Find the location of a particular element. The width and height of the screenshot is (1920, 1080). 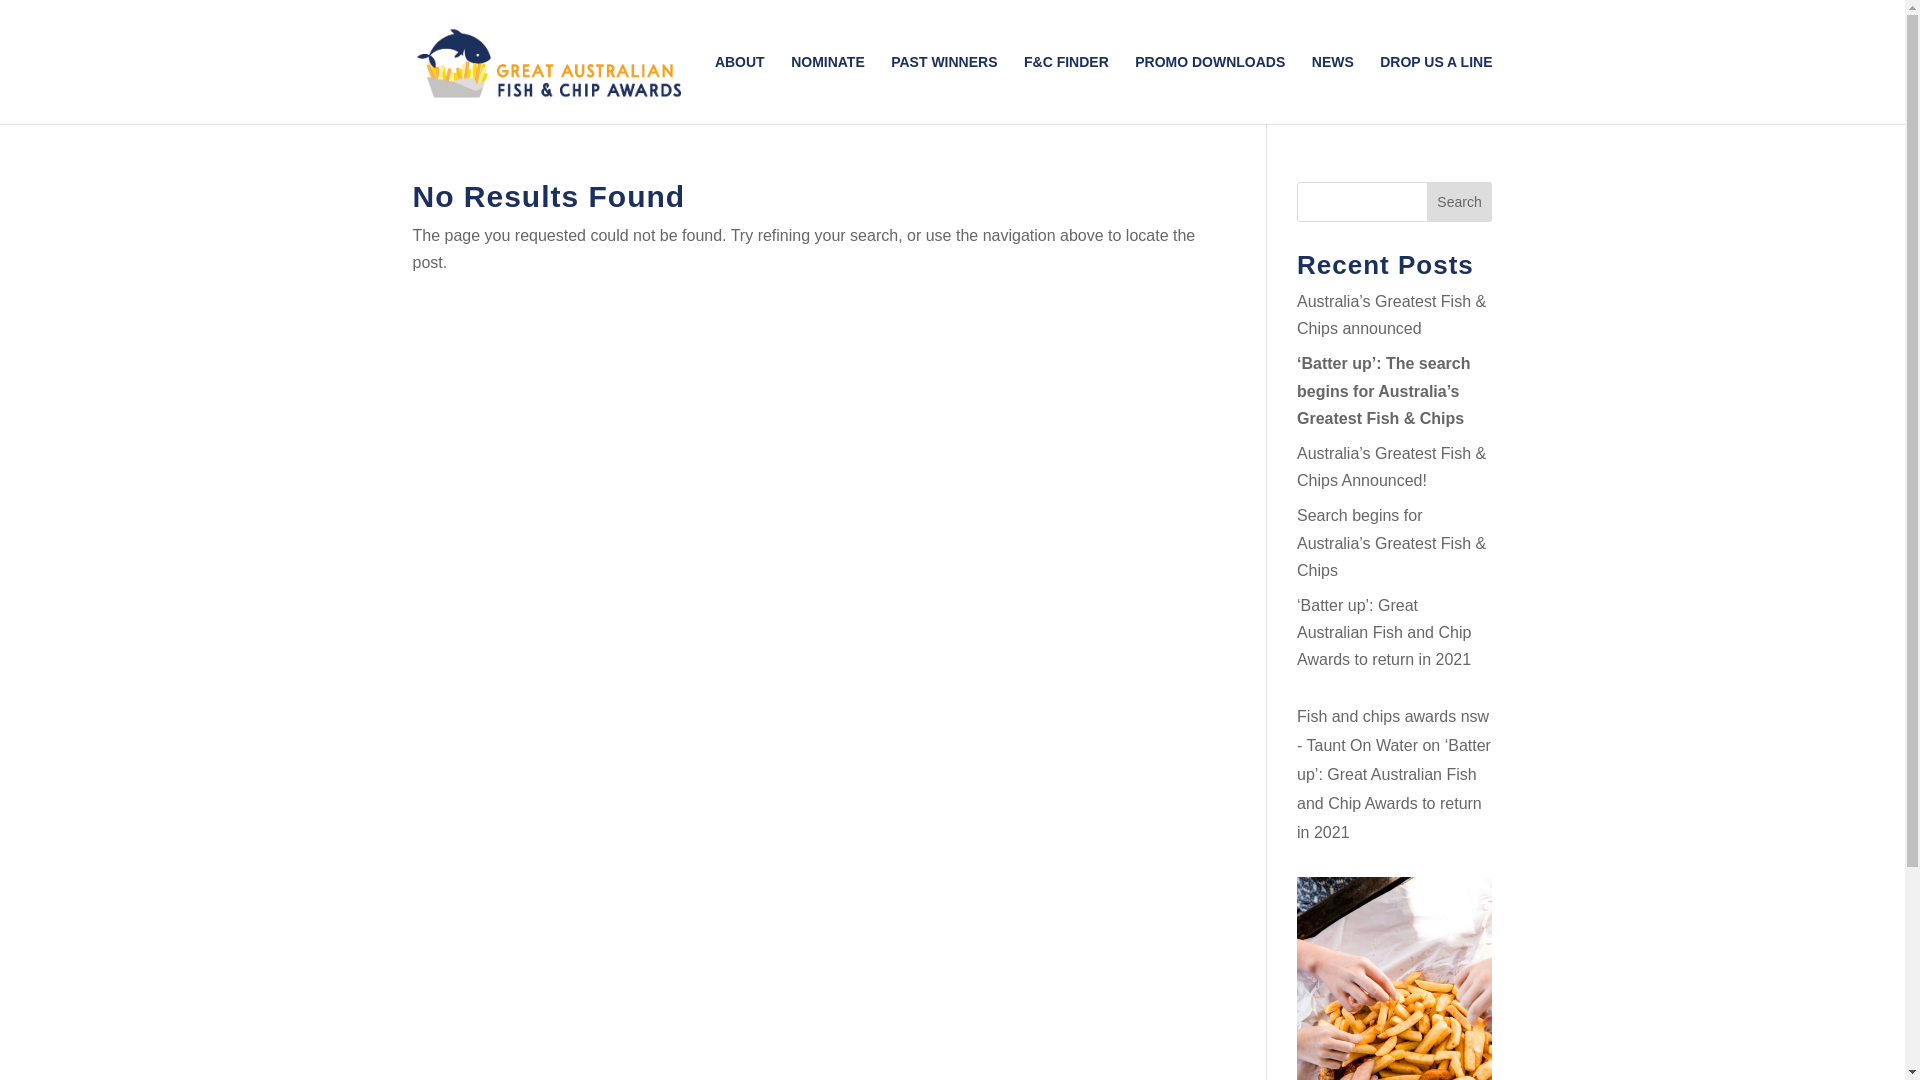

'NOMINATE' is located at coordinates (828, 88).